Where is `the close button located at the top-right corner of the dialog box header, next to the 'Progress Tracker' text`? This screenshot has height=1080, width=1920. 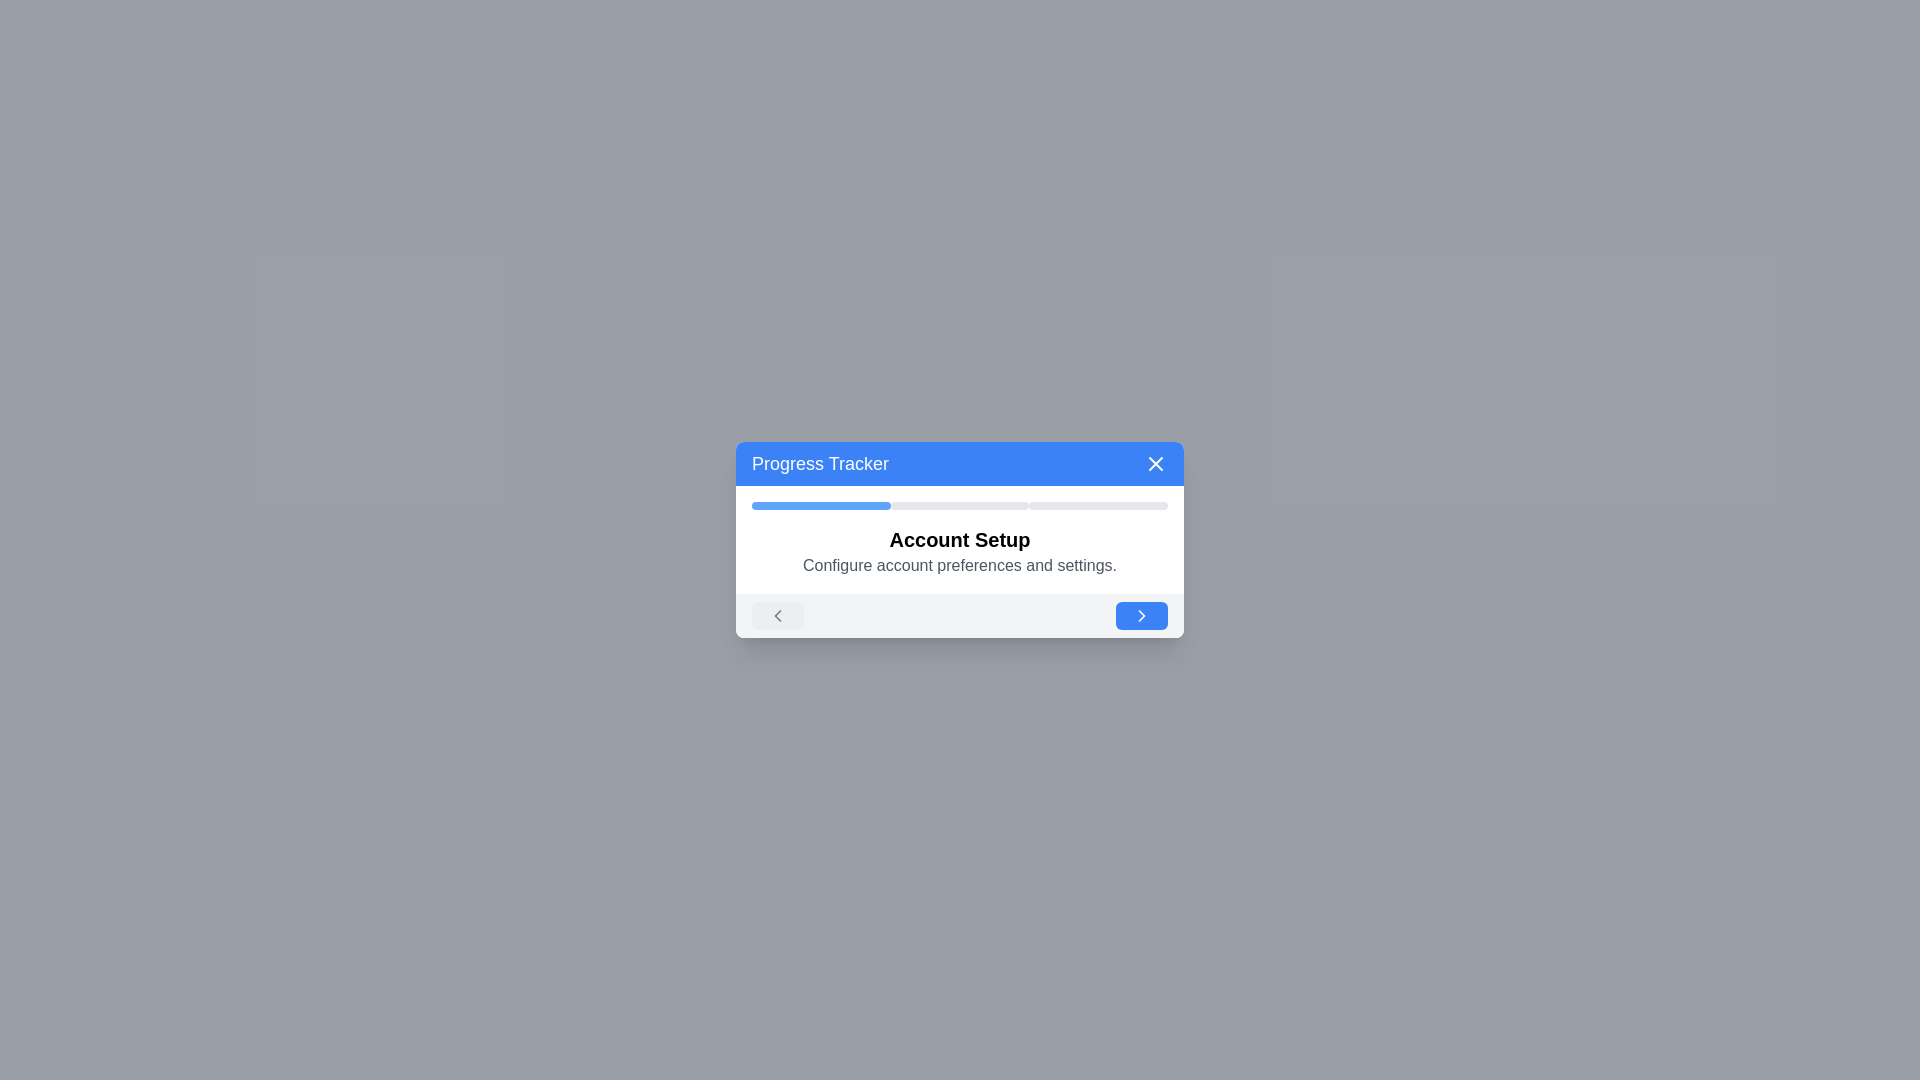 the close button located at the top-right corner of the dialog box header, next to the 'Progress Tracker' text is located at coordinates (1156, 463).